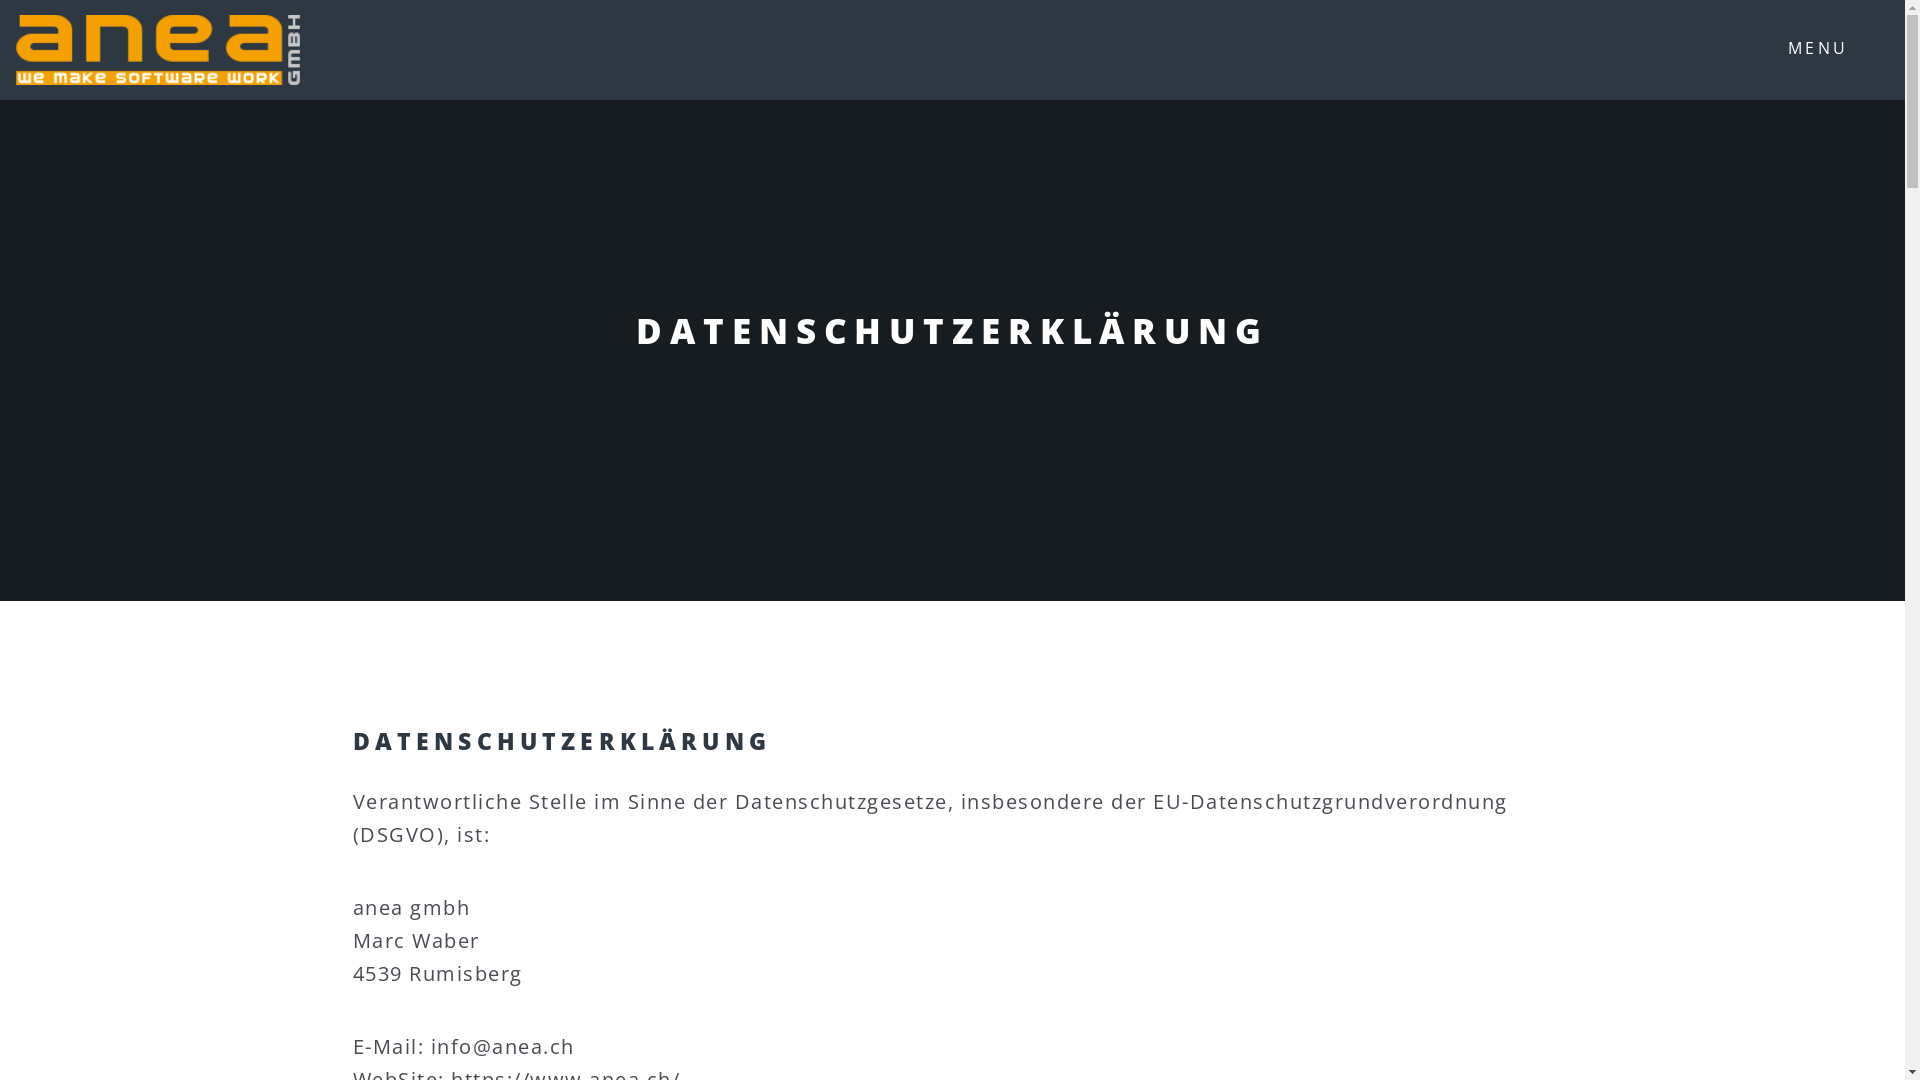 This screenshot has width=1920, height=1080. What do you see at coordinates (1834, 49) in the screenshot?
I see `'MENU'` at bounding box center [1834, 49].